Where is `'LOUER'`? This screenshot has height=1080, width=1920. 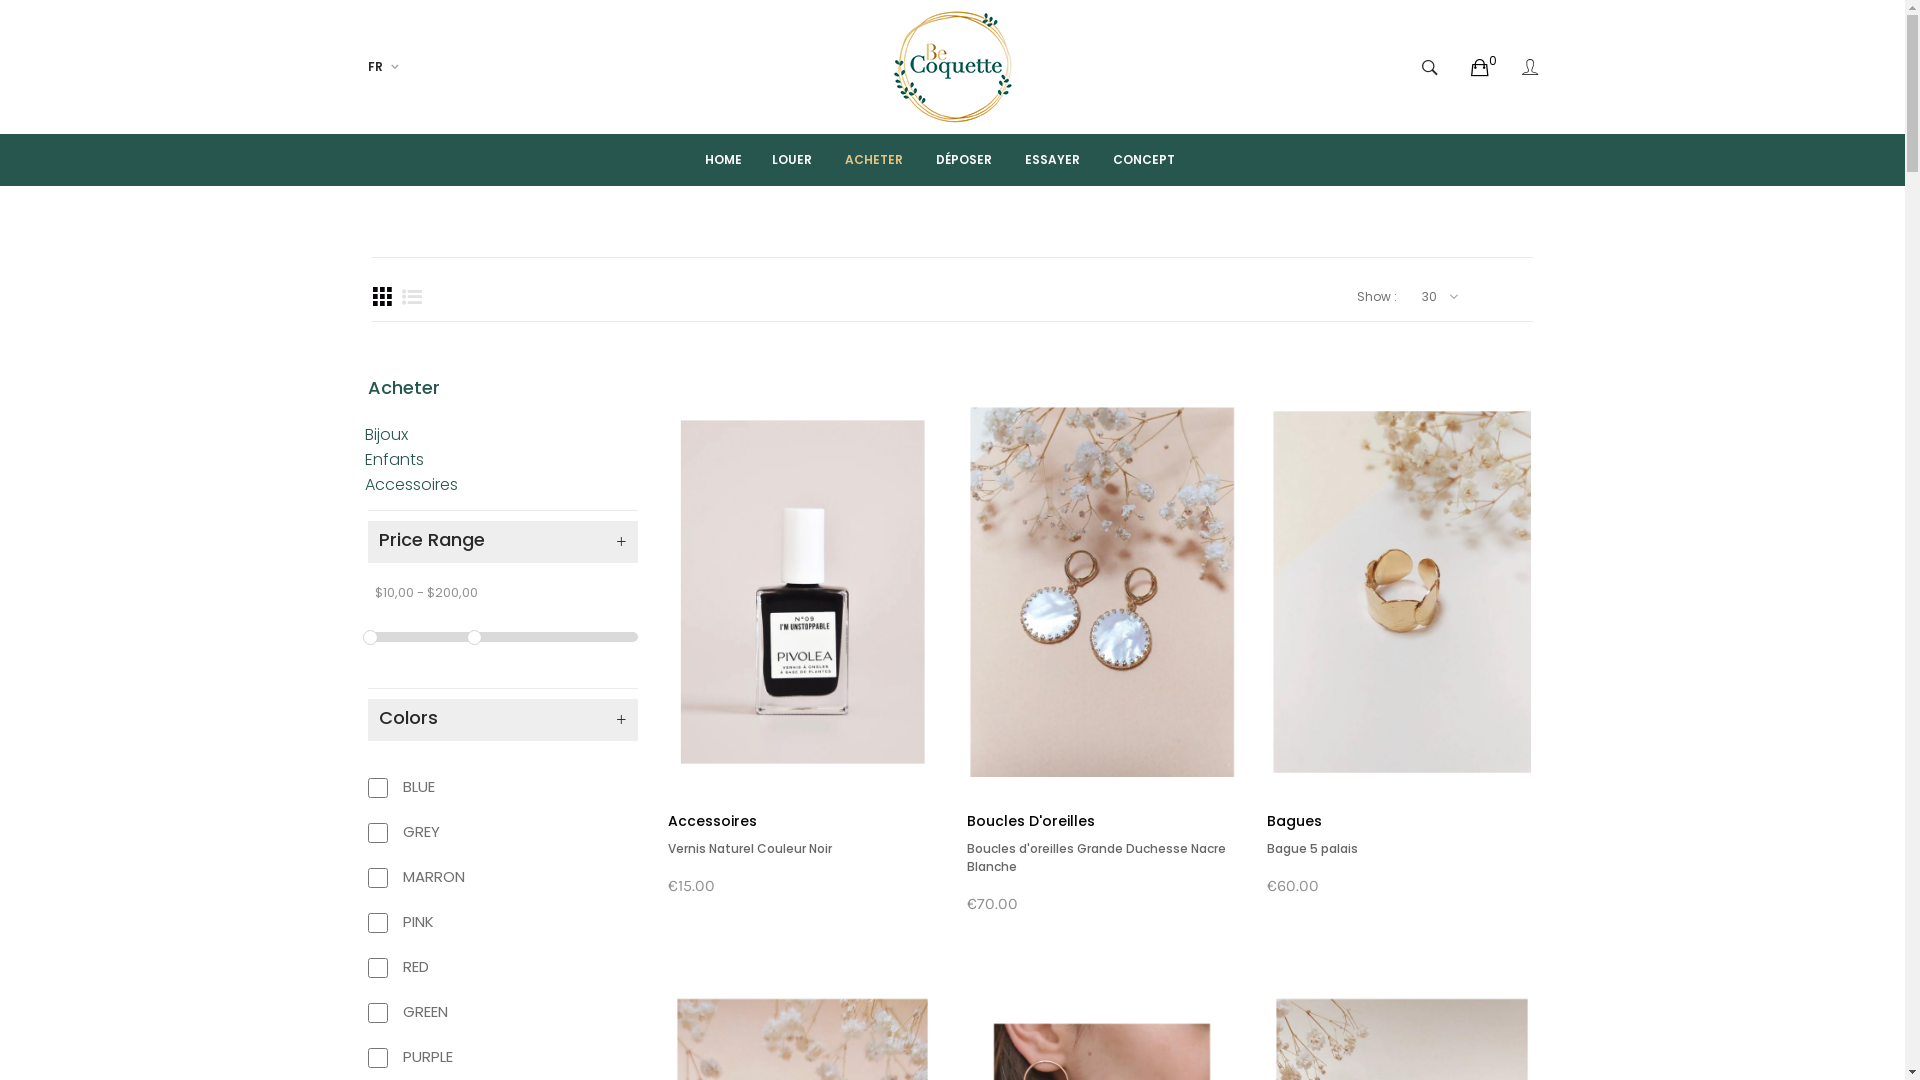 'LOUER' is located at coordinates (746, 158).